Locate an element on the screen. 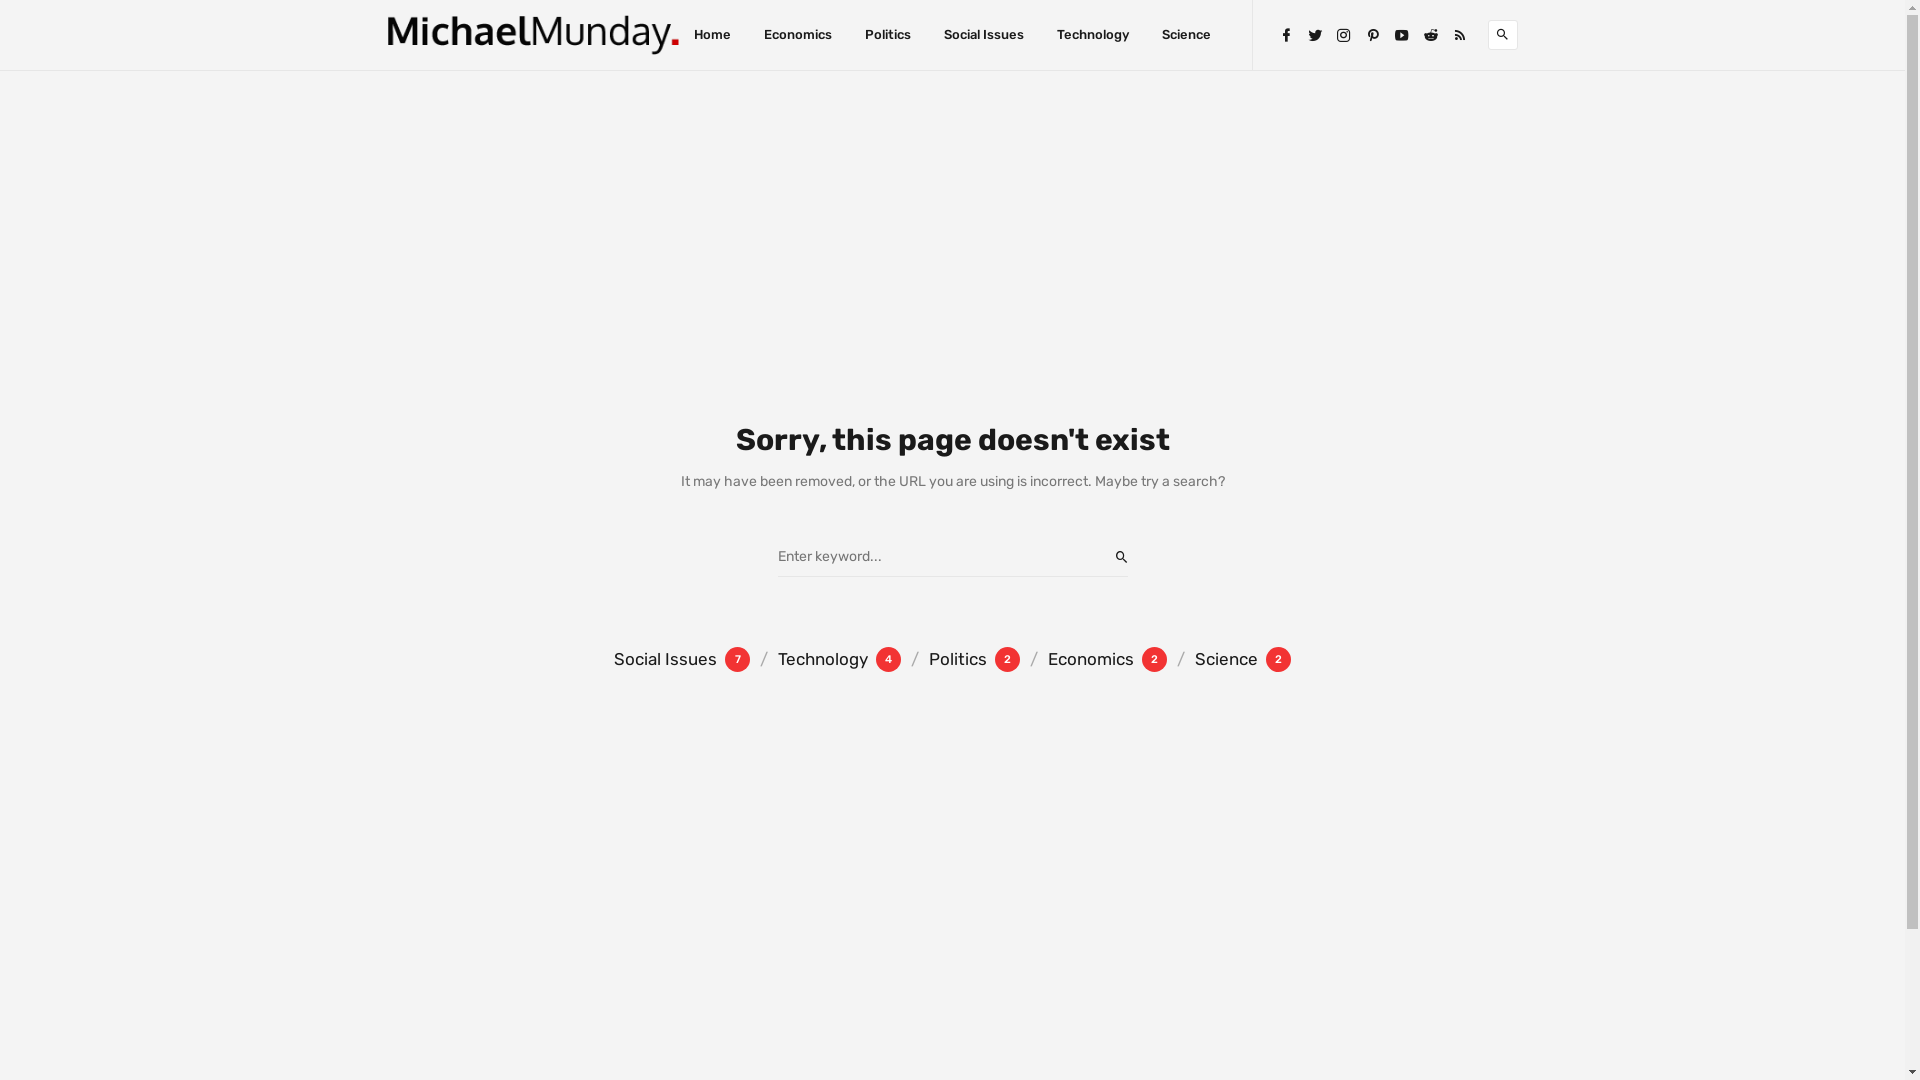 The height and width of the screenshot is (1080, 1920). 'Politics is located at coordinates (960, 658).